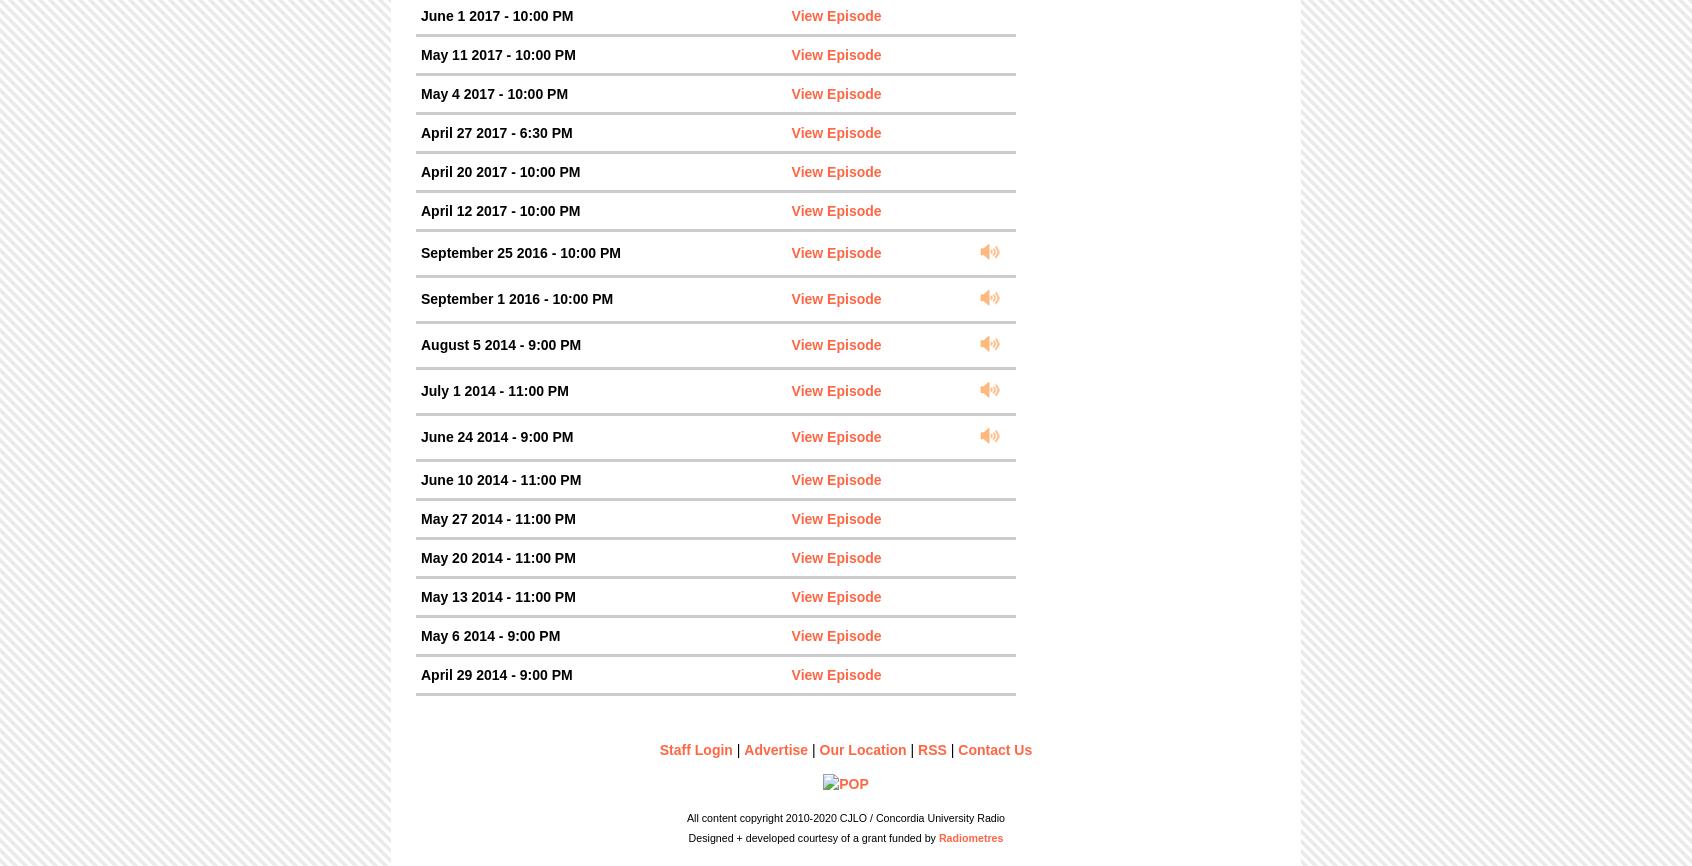  I want to click on 'July 1 2014 - 11:00 PM', so click(494, 389).